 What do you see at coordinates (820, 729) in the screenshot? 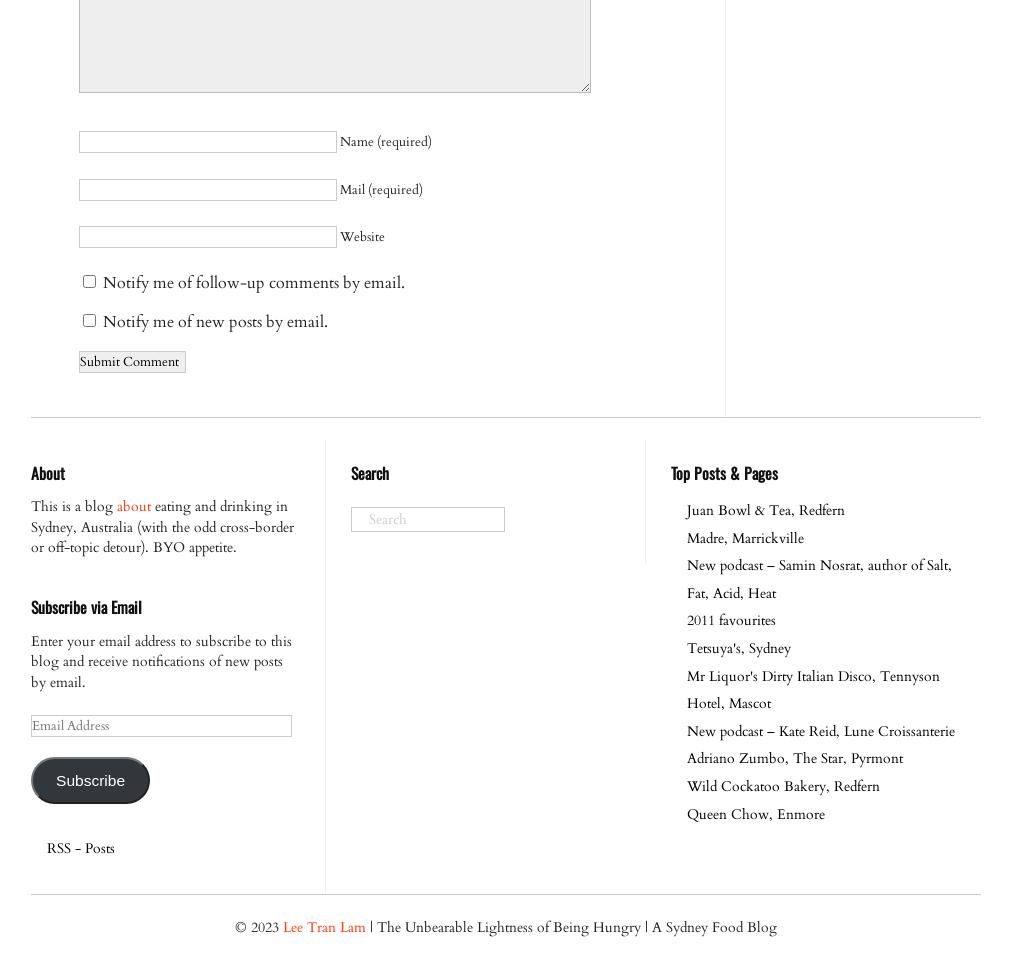
I see `'New podcast – Kate Reid, Lune Croissanterie'` at bounding box center [820, 729].